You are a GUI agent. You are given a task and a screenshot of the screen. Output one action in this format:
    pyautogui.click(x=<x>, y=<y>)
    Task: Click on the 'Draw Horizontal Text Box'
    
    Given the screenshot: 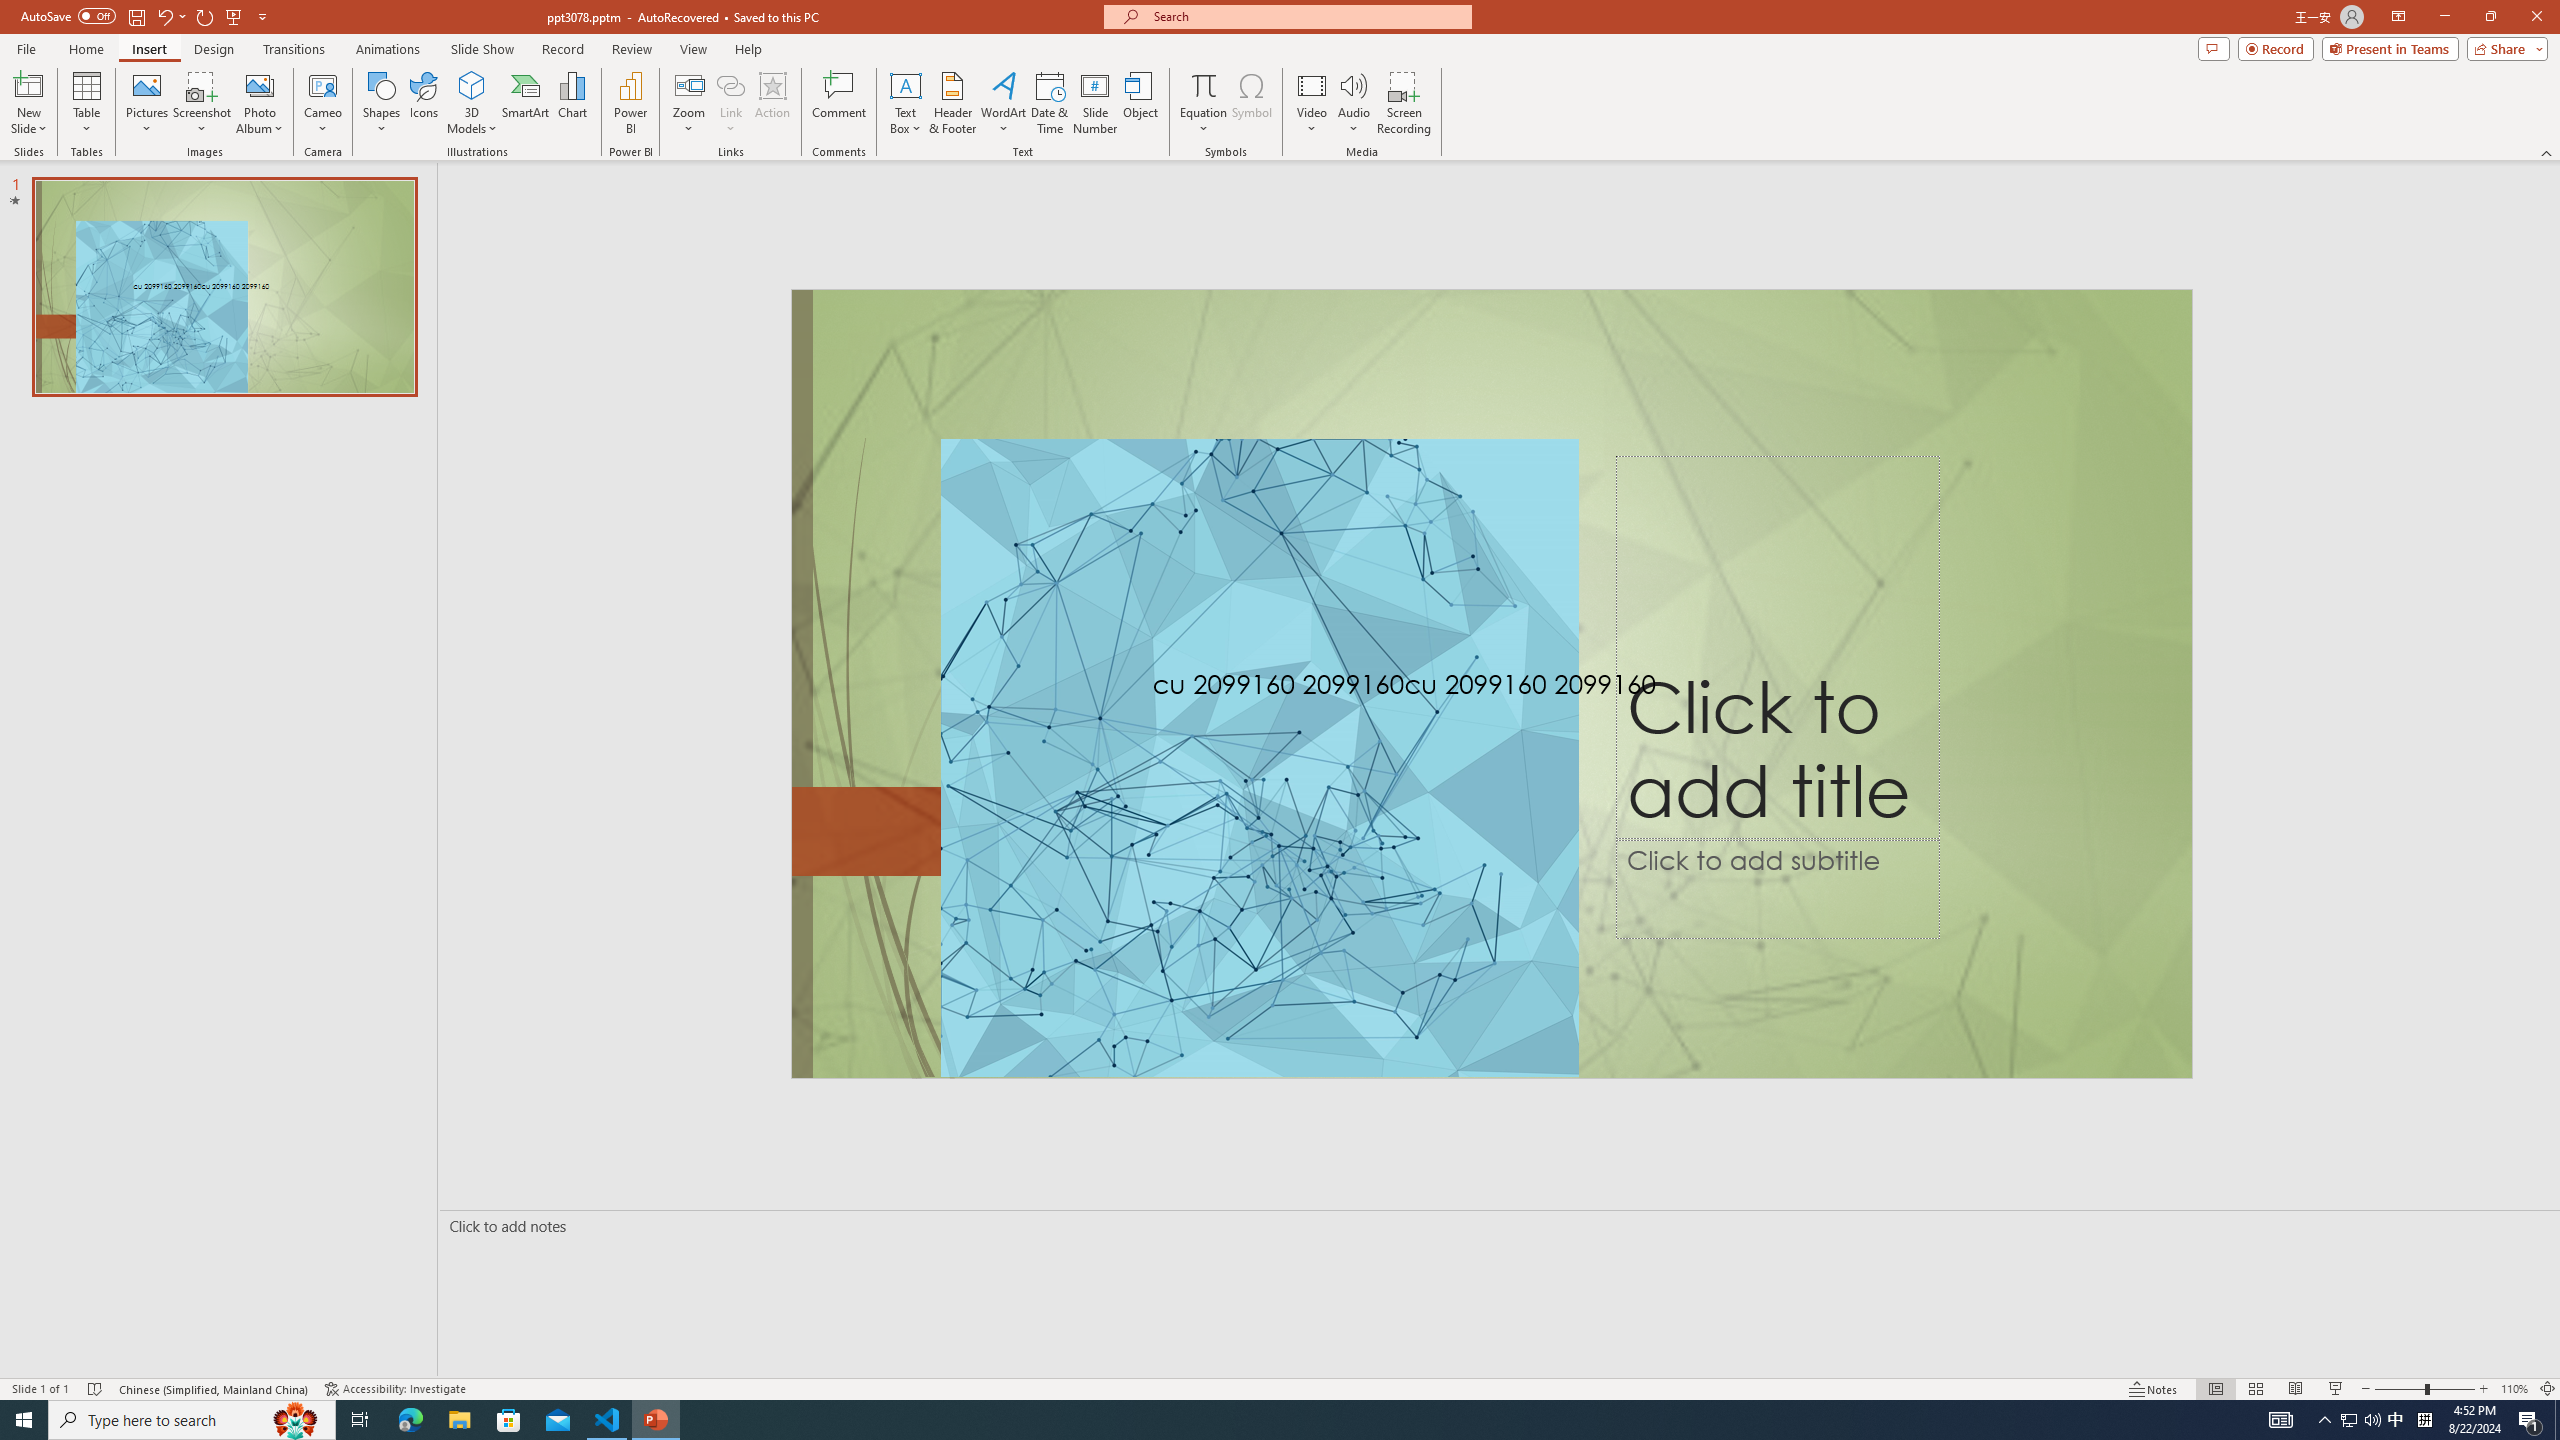 What is the action you would take?
    pyautogui.click(x=905, y=84)
    